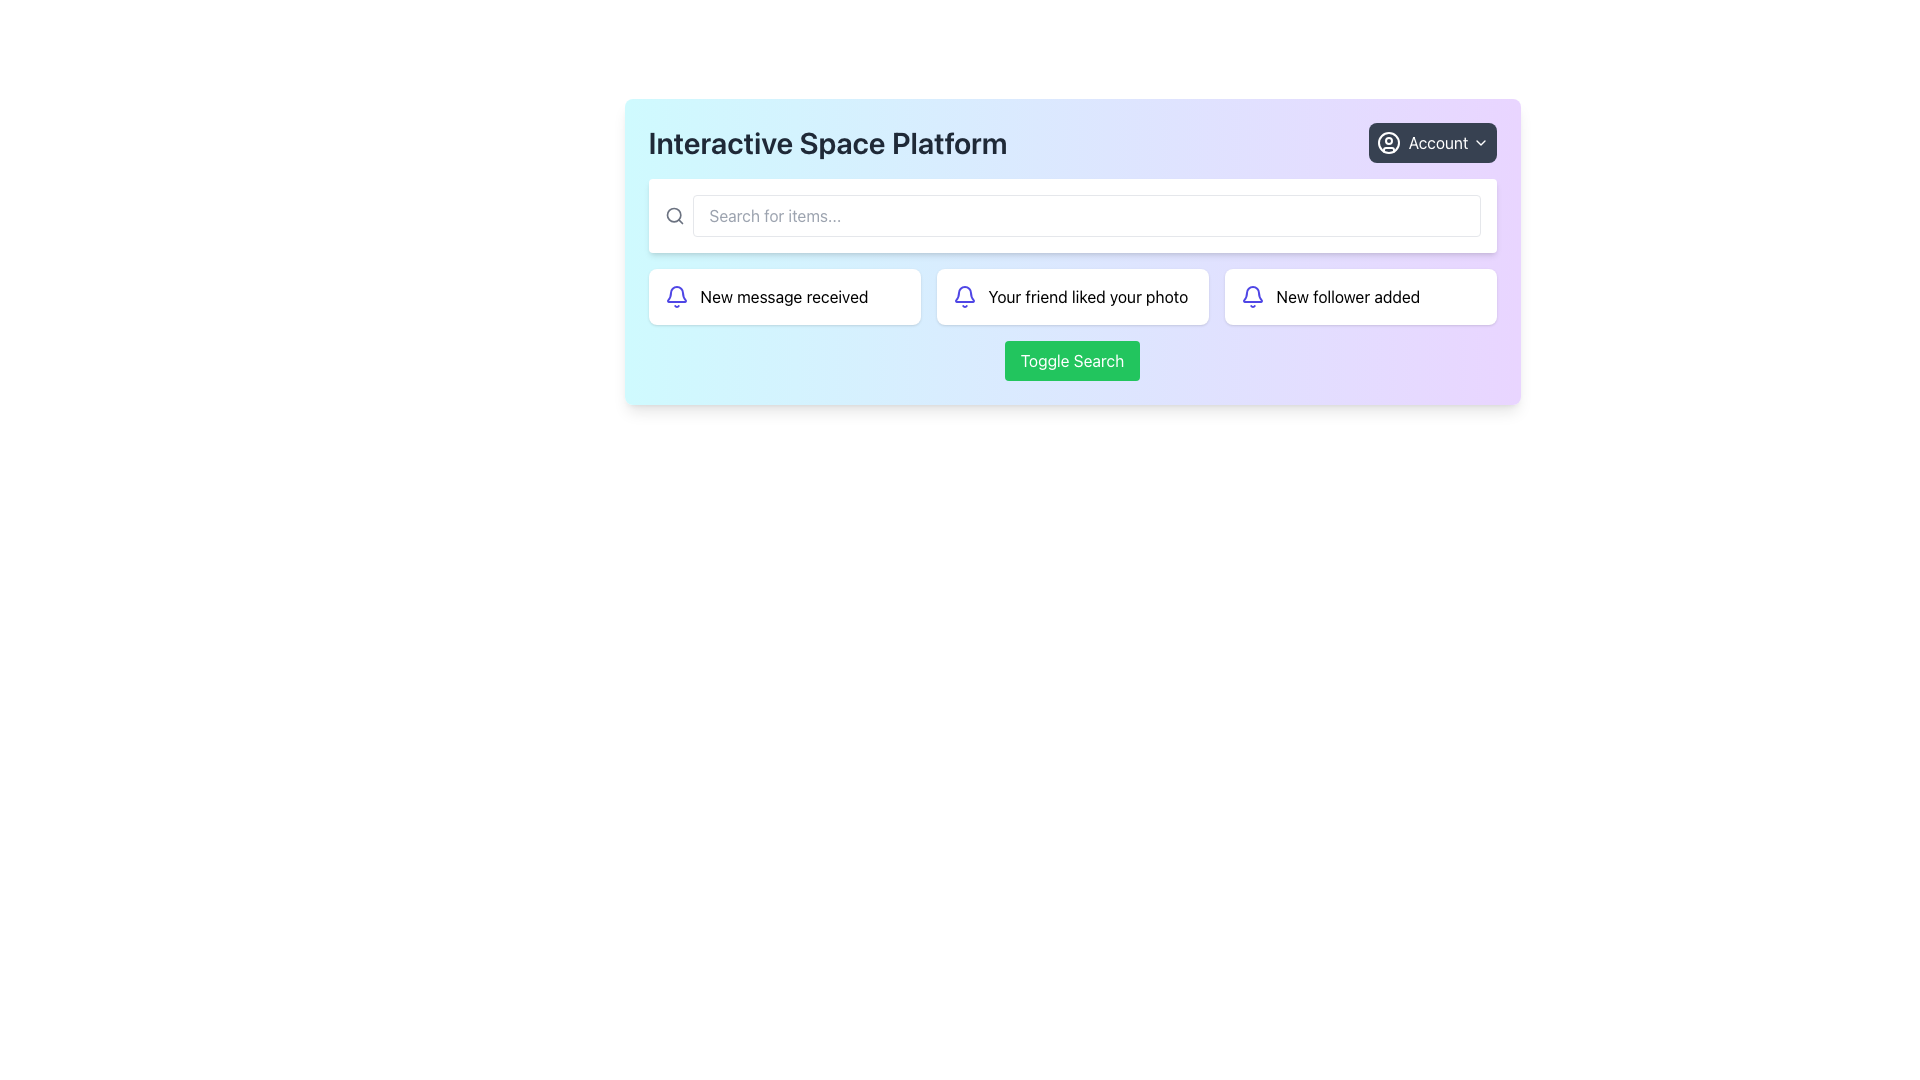 This screenshot has height=1080, width=1920. I want to click on notification message from the Notification card, which has a blue notification bell icon on the left and the text 'New message received' in black to the right, so click(783, 297).